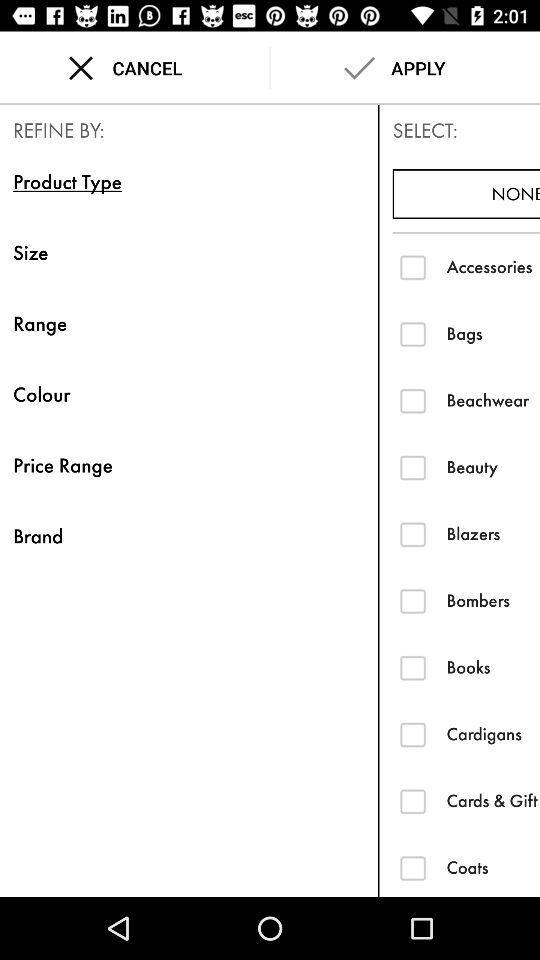 The width and height of the screenshot is (540, 960). What do you see at coordinates (492, 667) in the screenshot?
I see `item below bombers item` at bounding box center [492, 667].